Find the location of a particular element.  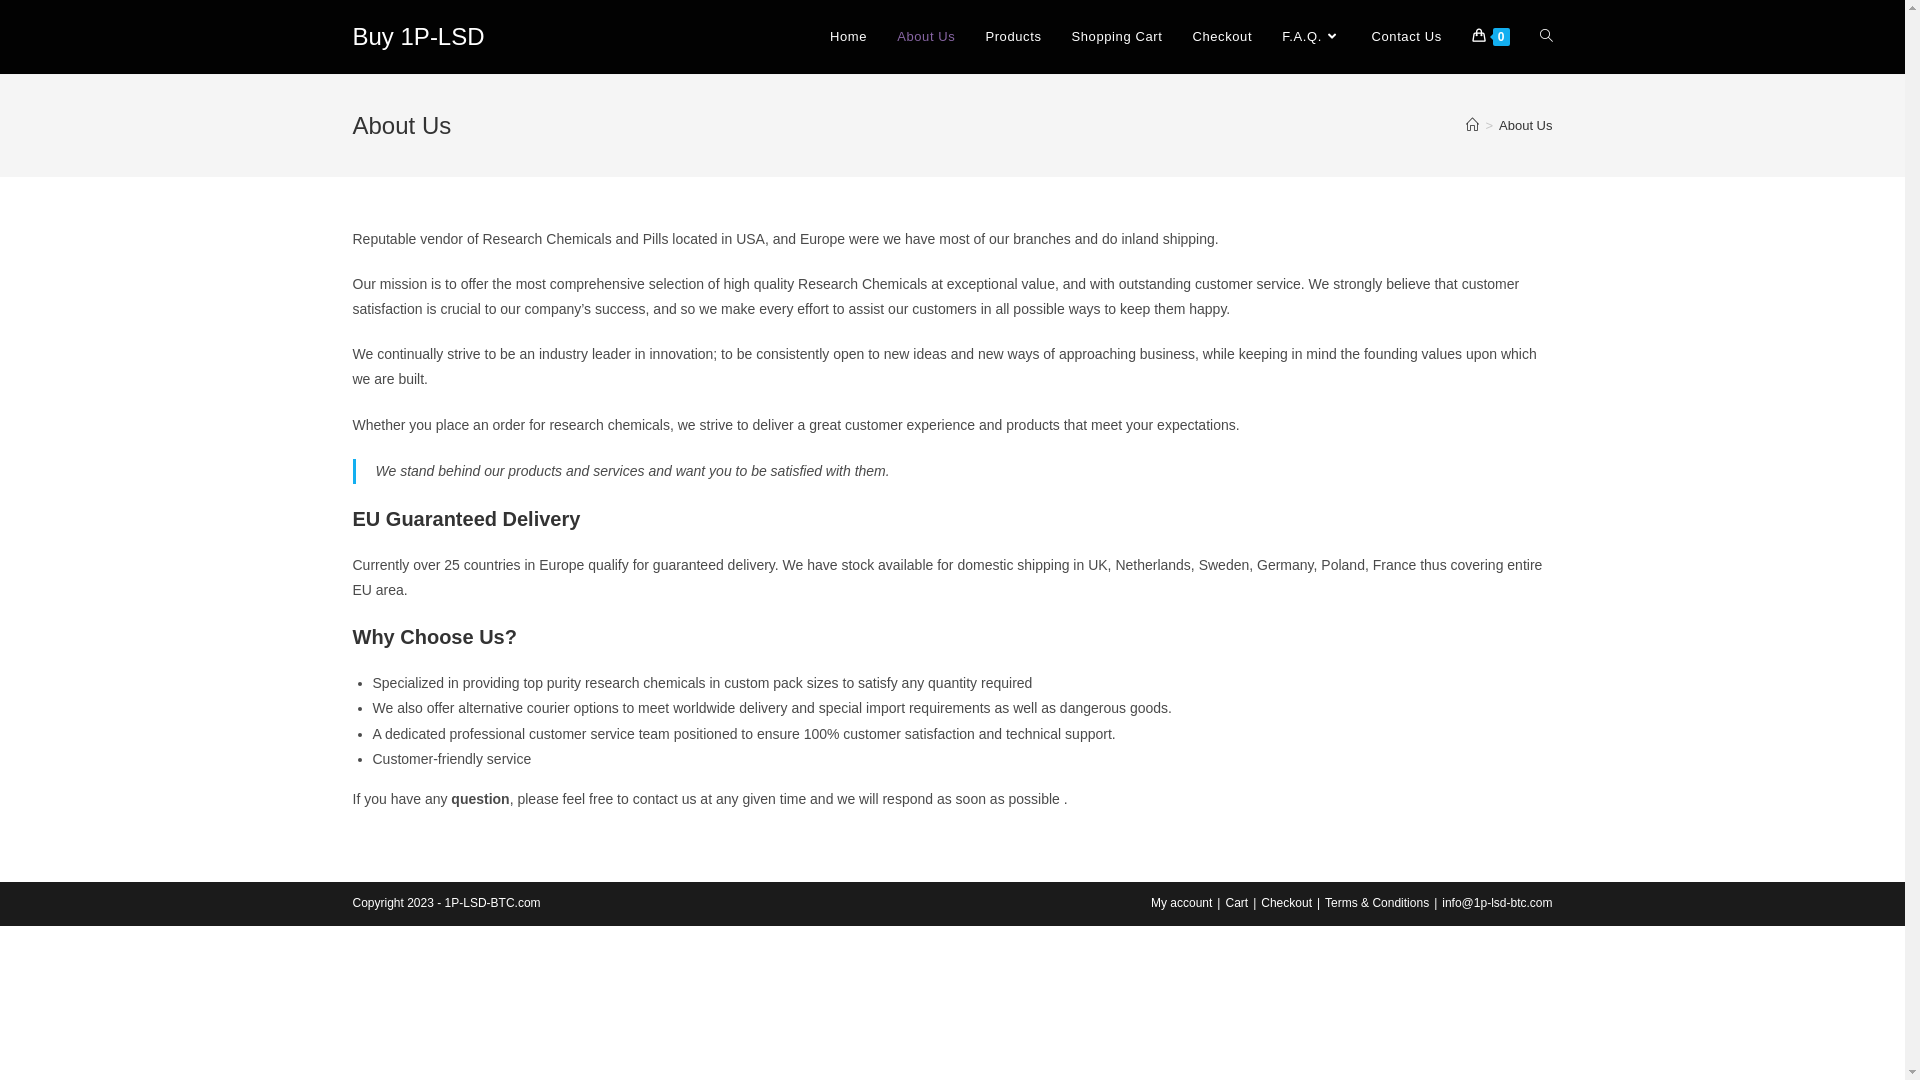

'0' is located at coordinates (1491, 37).